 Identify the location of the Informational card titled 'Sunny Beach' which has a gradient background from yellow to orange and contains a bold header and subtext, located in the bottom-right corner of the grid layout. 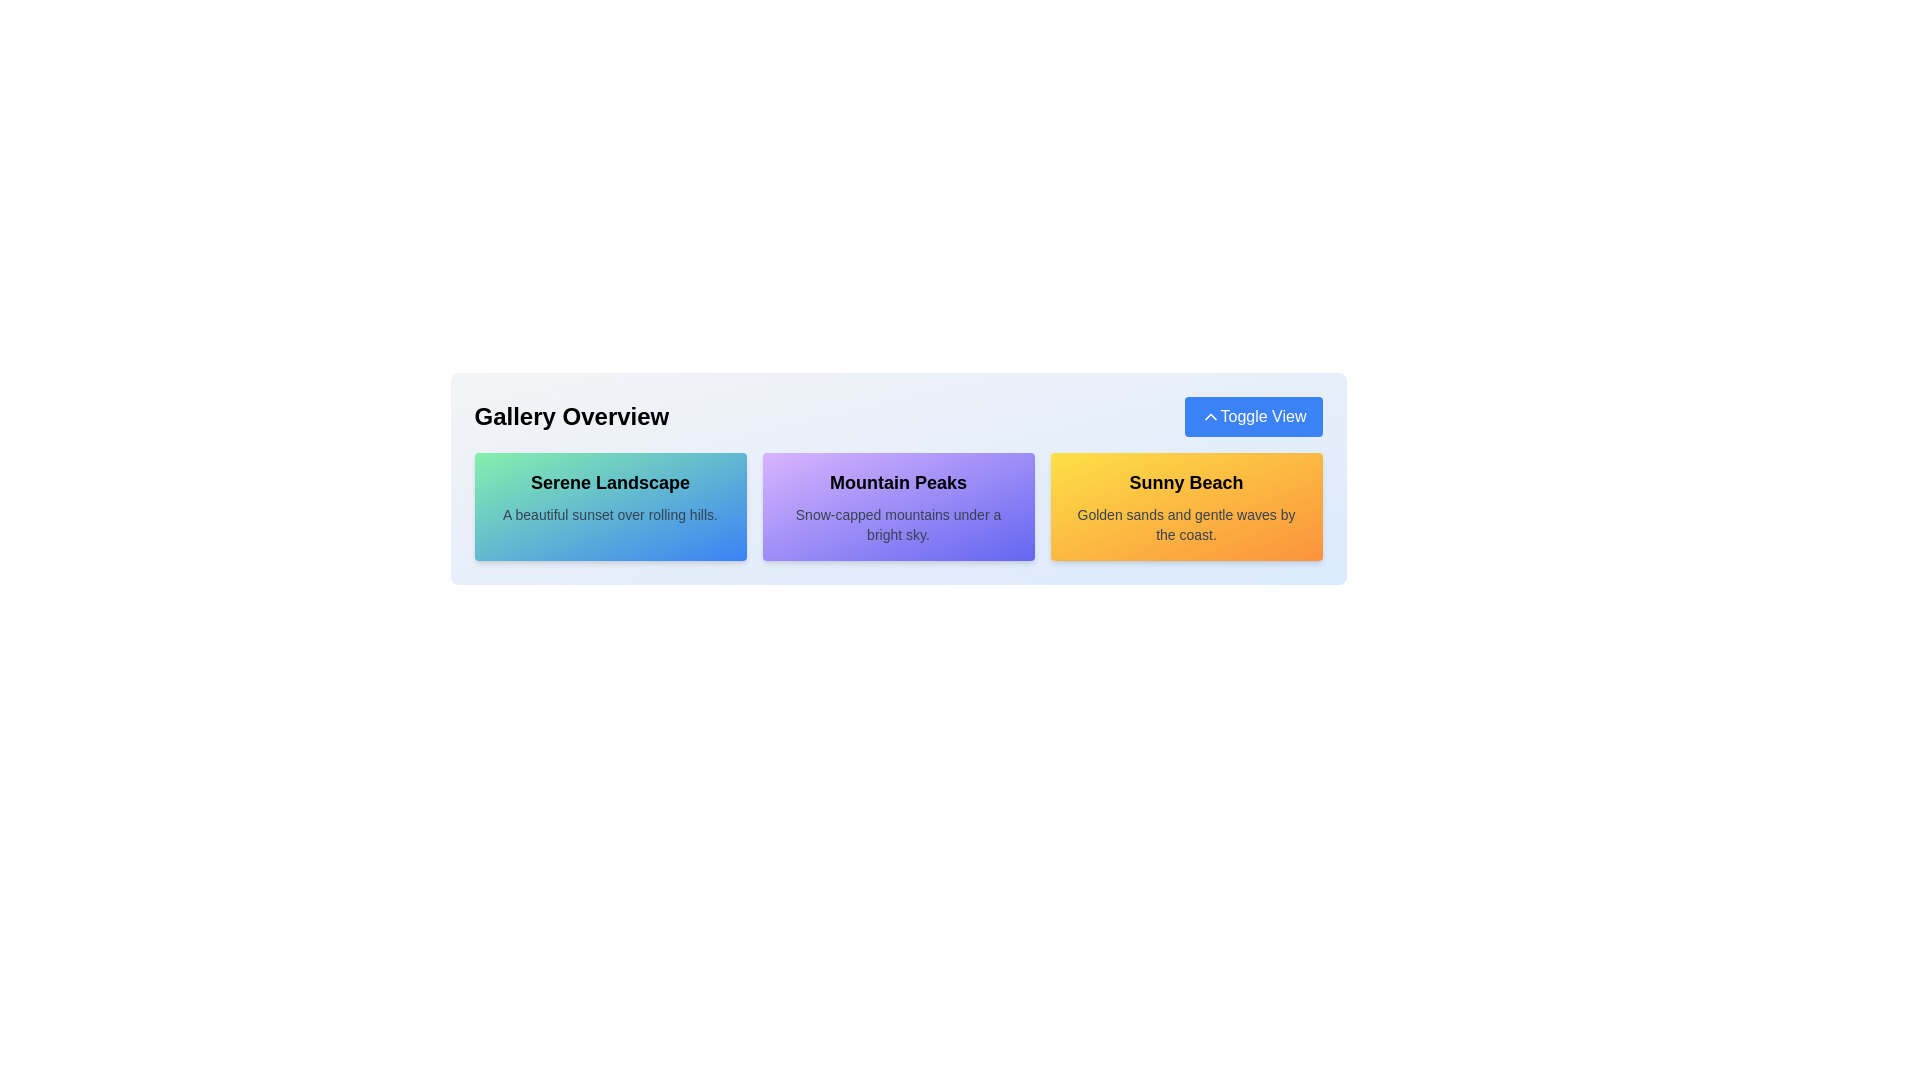
(1186, 505).